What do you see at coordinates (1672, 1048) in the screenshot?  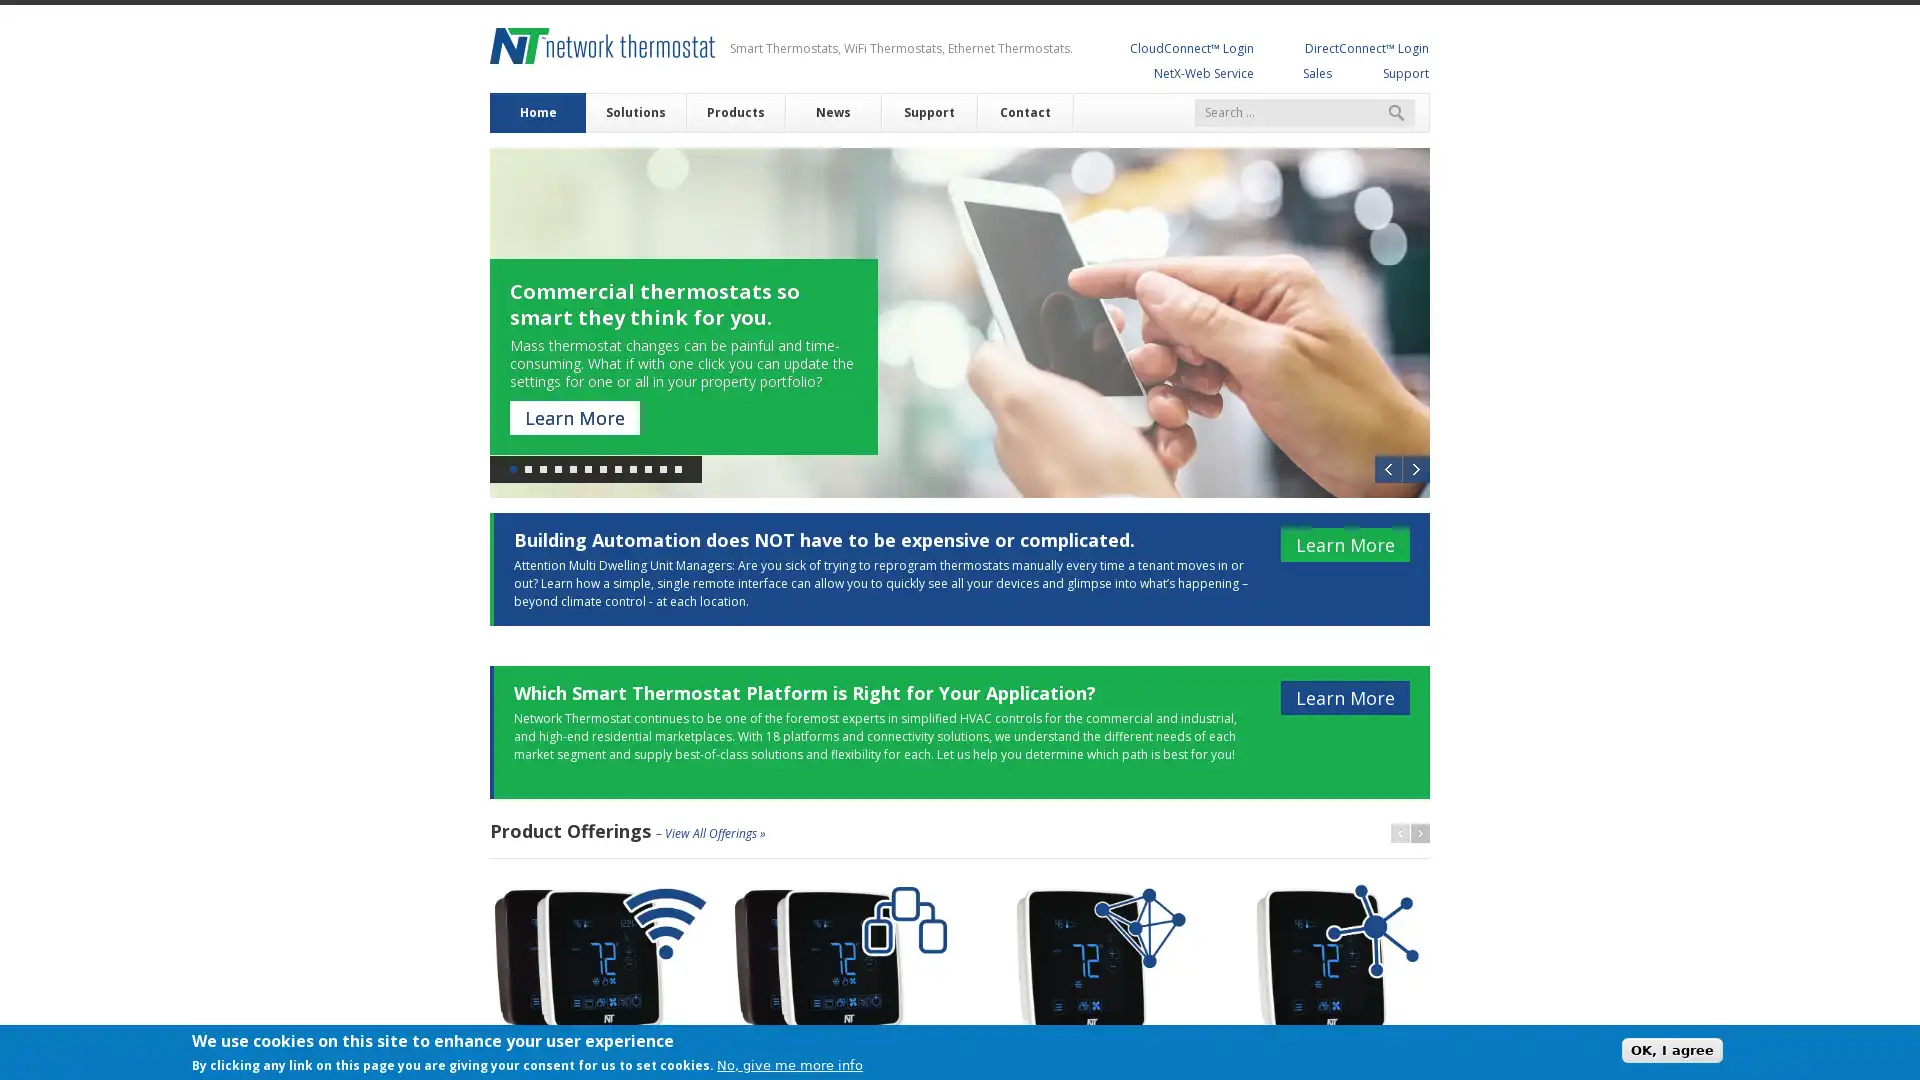 I see `OK, I agree` at bounding box center [1672, 1048].